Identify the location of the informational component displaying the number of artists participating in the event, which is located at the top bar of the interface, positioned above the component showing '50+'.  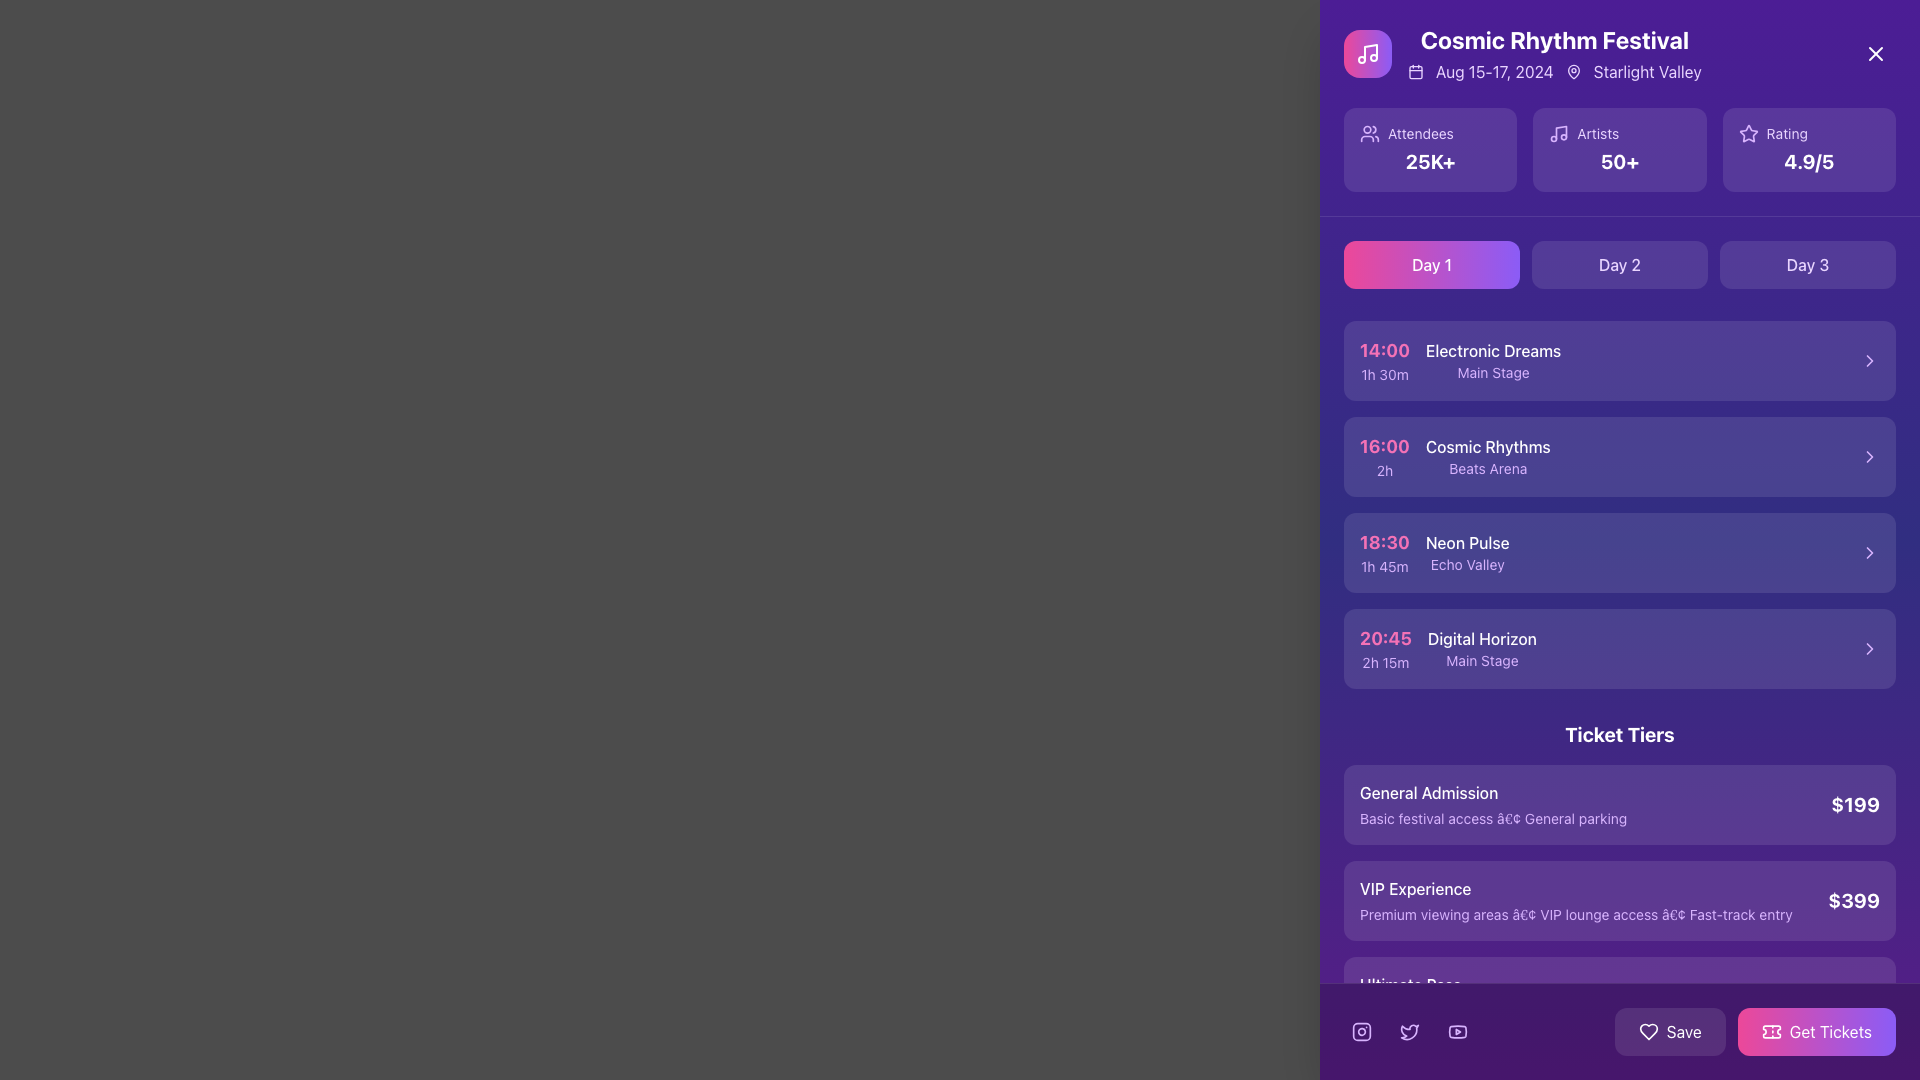
(1619, 134).